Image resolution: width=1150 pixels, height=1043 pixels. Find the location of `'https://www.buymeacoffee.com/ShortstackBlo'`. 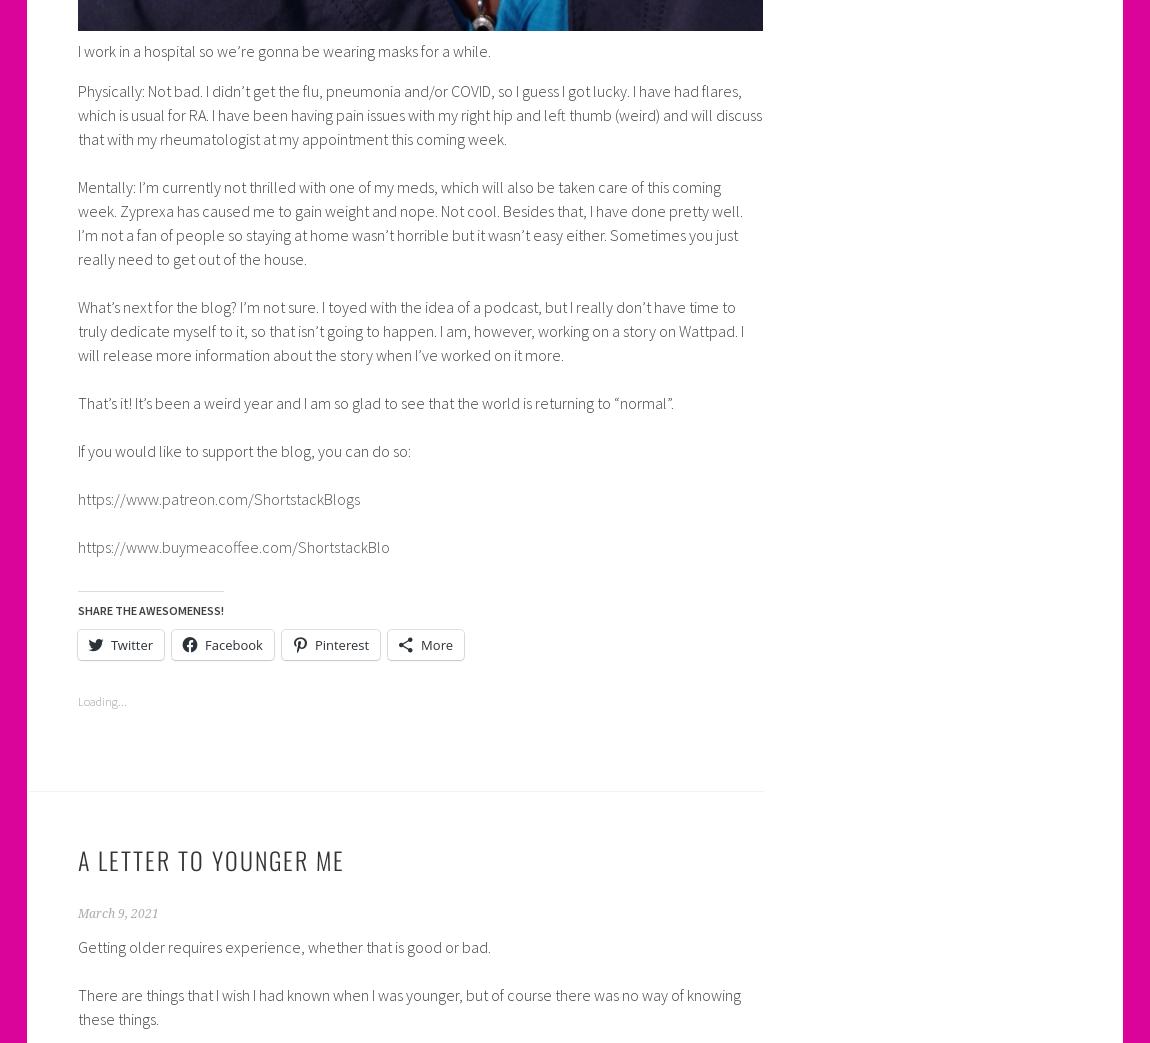

'https://www.buymeacoffee.com/ShortstackBlo' is located at coordinates (231, 546).